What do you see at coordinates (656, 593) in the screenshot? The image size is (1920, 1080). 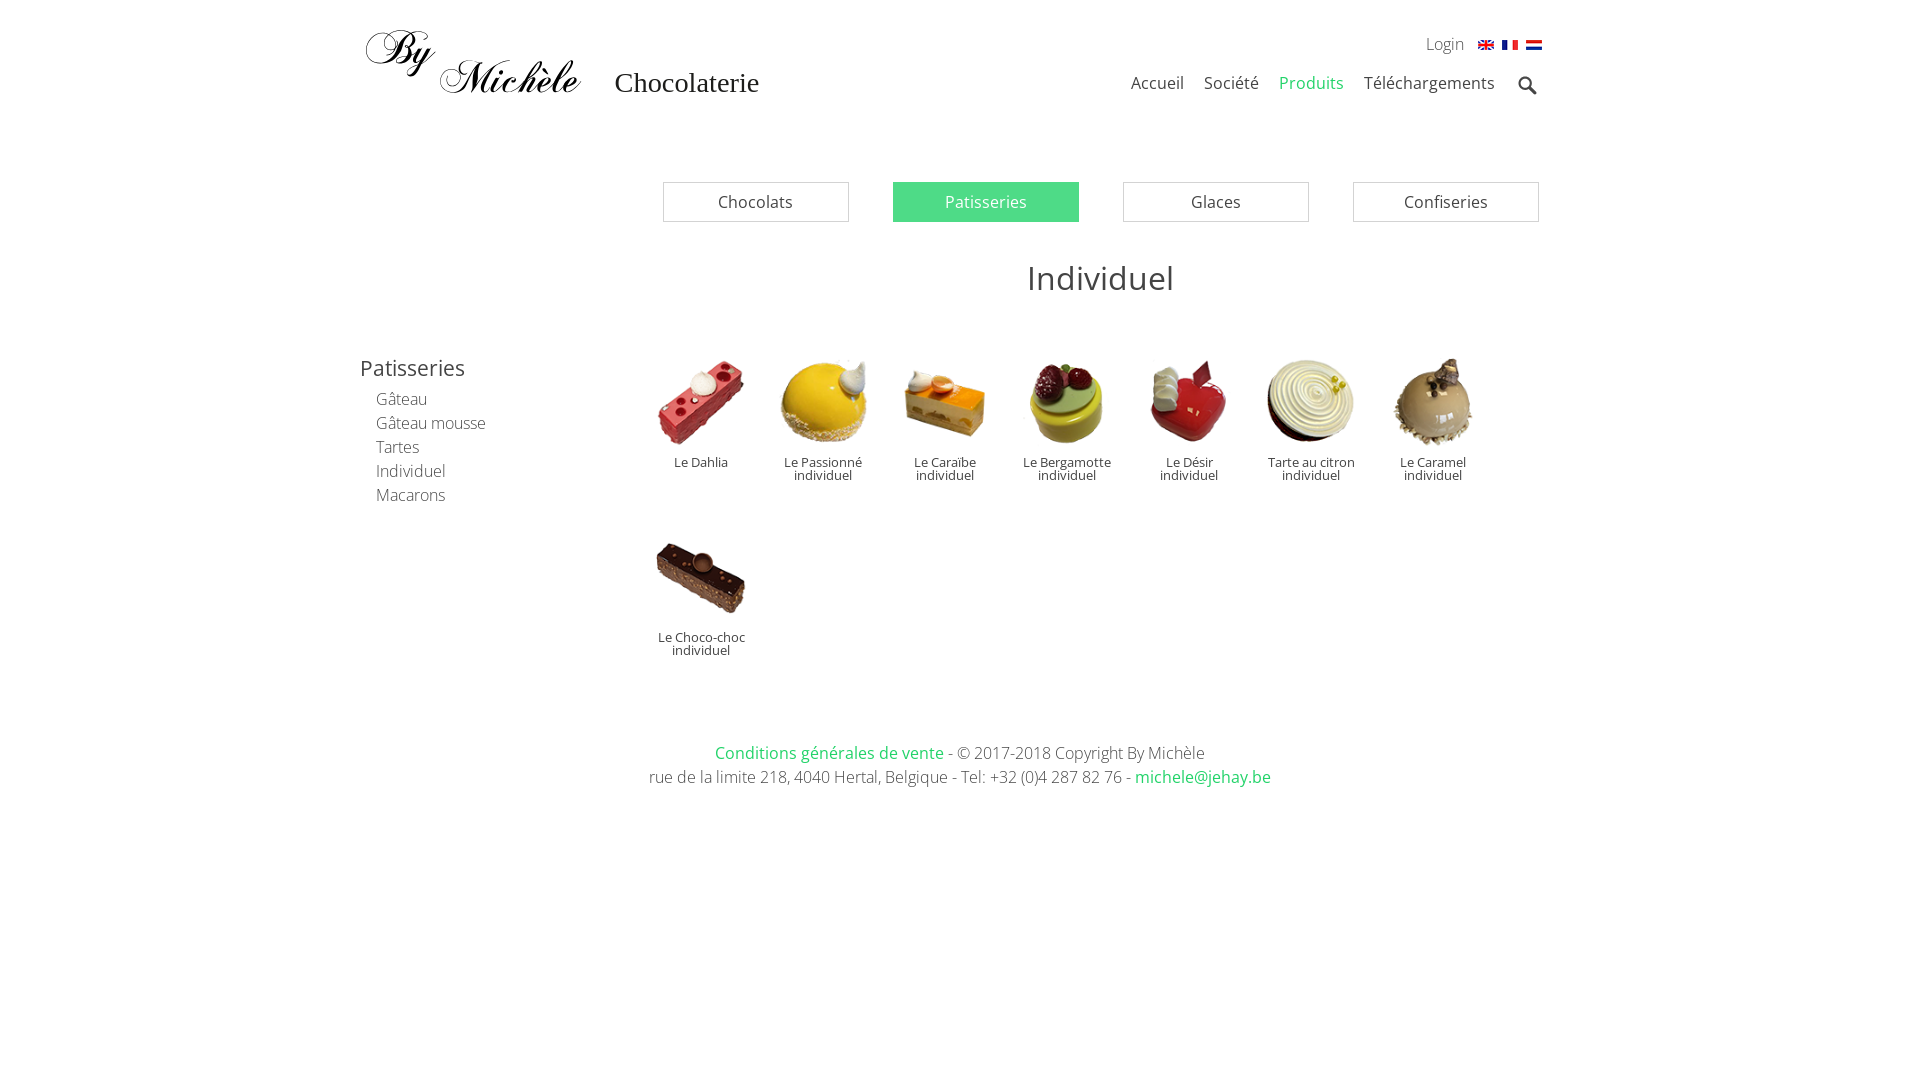 I see `'Le Choco-choc individuel'` at bounding box center [656, 593].